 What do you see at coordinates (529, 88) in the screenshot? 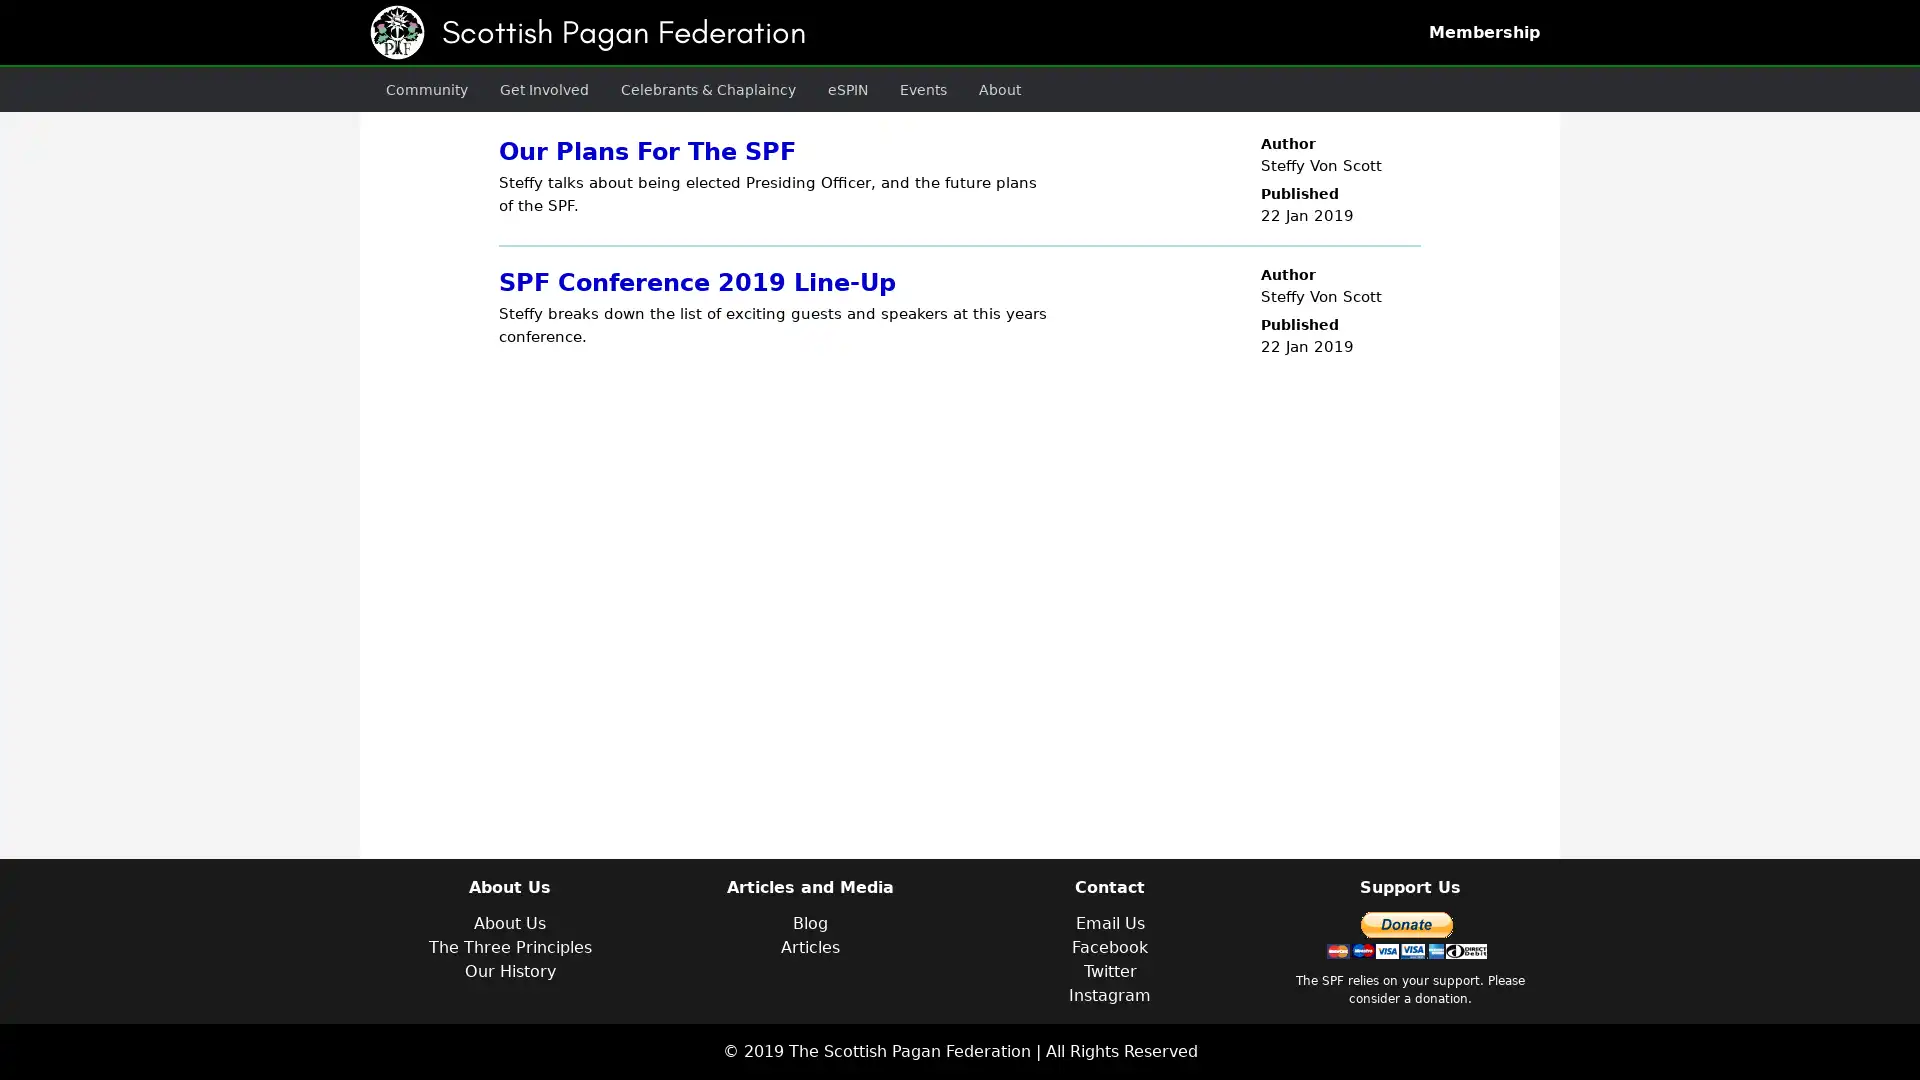
I see `Get Involved` at bounding box center [529, 88].